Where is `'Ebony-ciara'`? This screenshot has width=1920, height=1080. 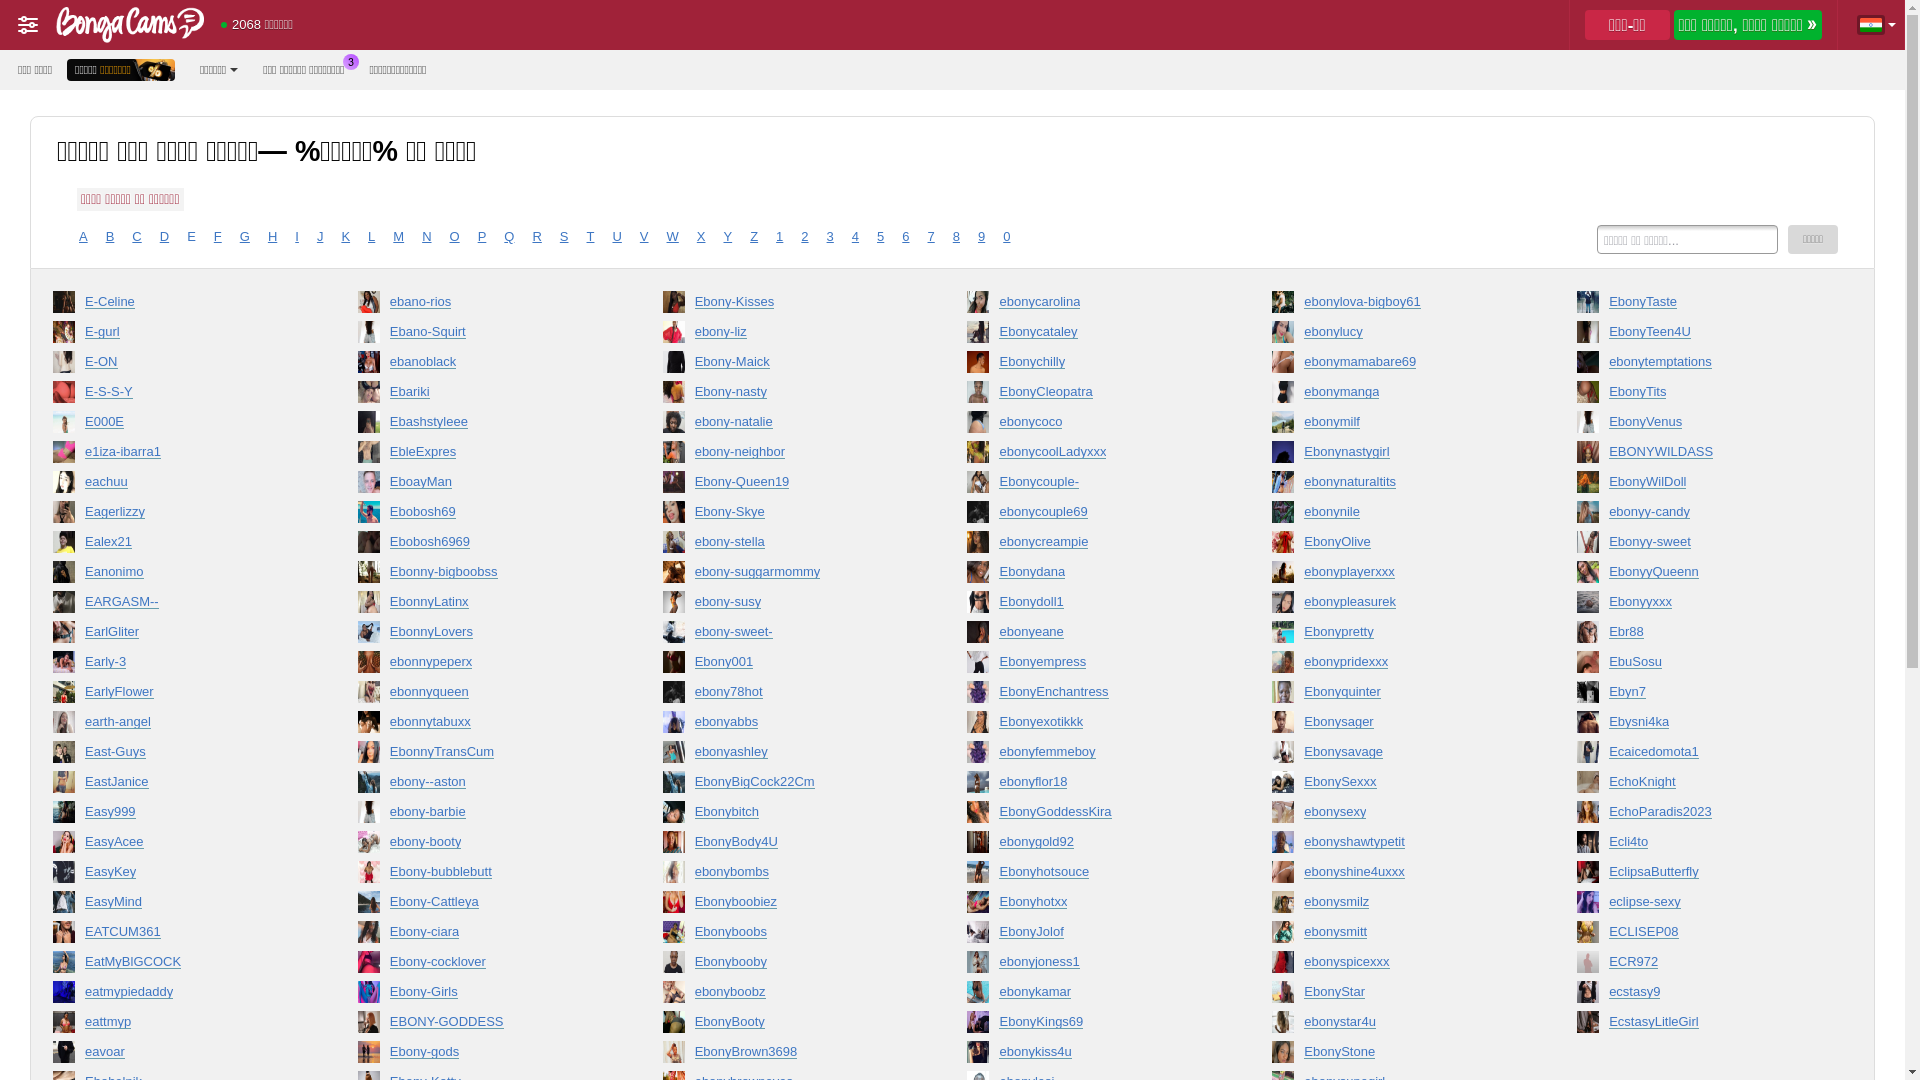
'Ebony-ciara' is located at coordinates (481, 936).